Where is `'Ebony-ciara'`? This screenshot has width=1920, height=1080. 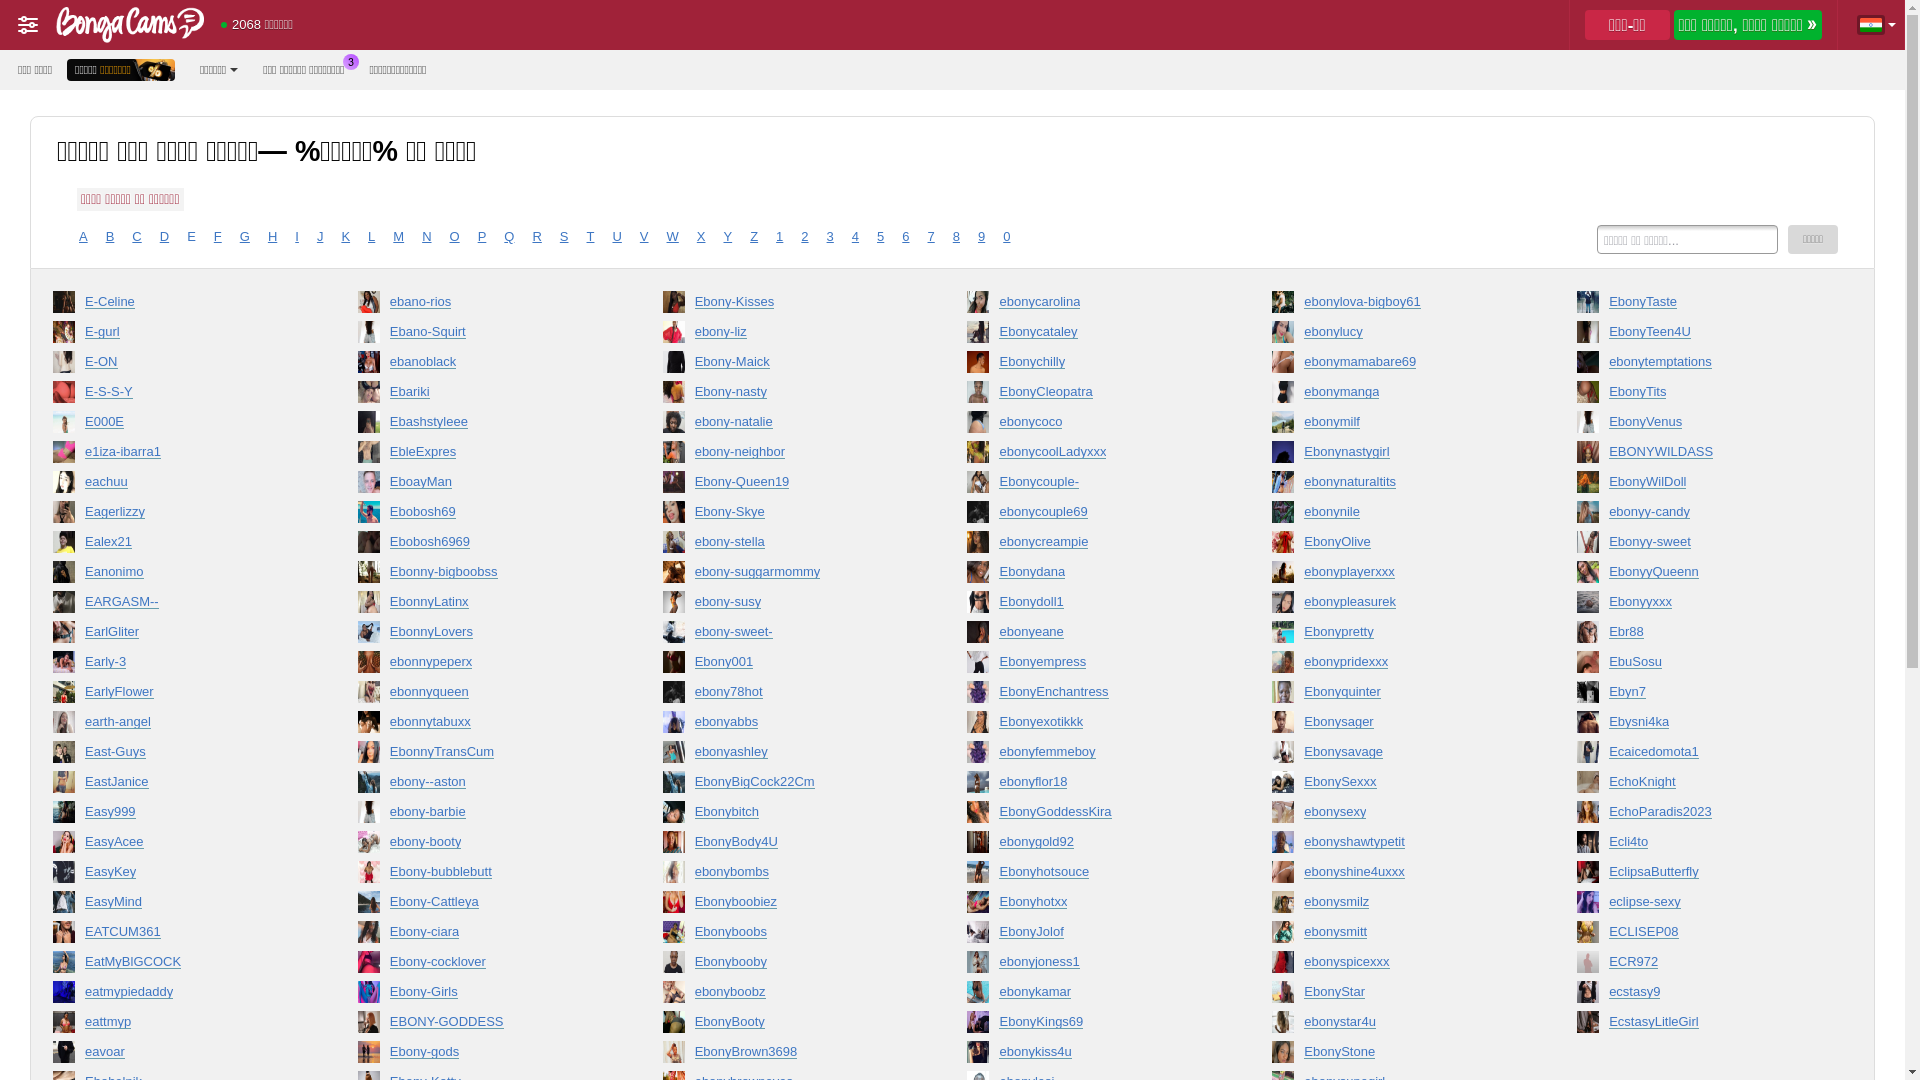
'Ebony-ciara' is located at coordinates (481, 936).